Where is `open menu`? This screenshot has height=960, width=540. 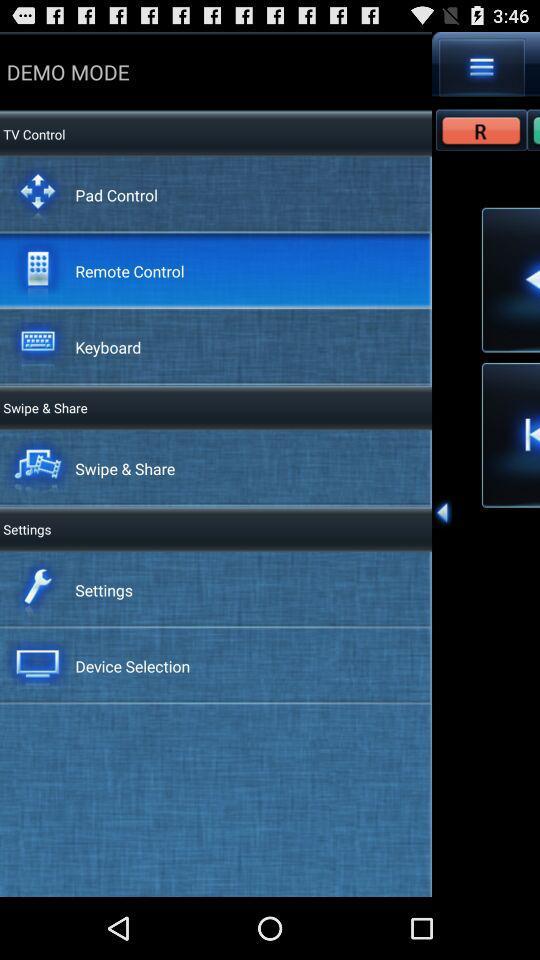 open menu is located at coordinates (481, 67).